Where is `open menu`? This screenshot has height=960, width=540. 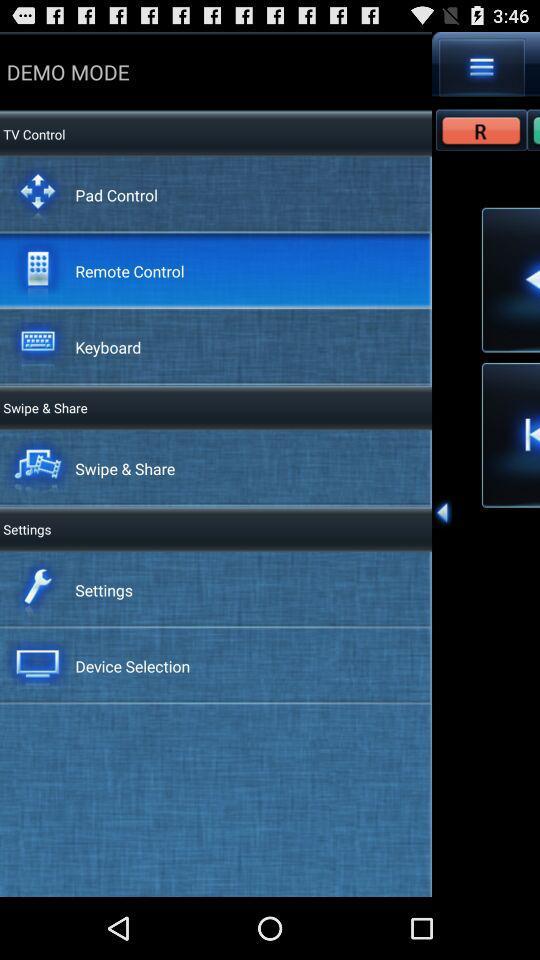 open menu is located at coordinates (481, 67).